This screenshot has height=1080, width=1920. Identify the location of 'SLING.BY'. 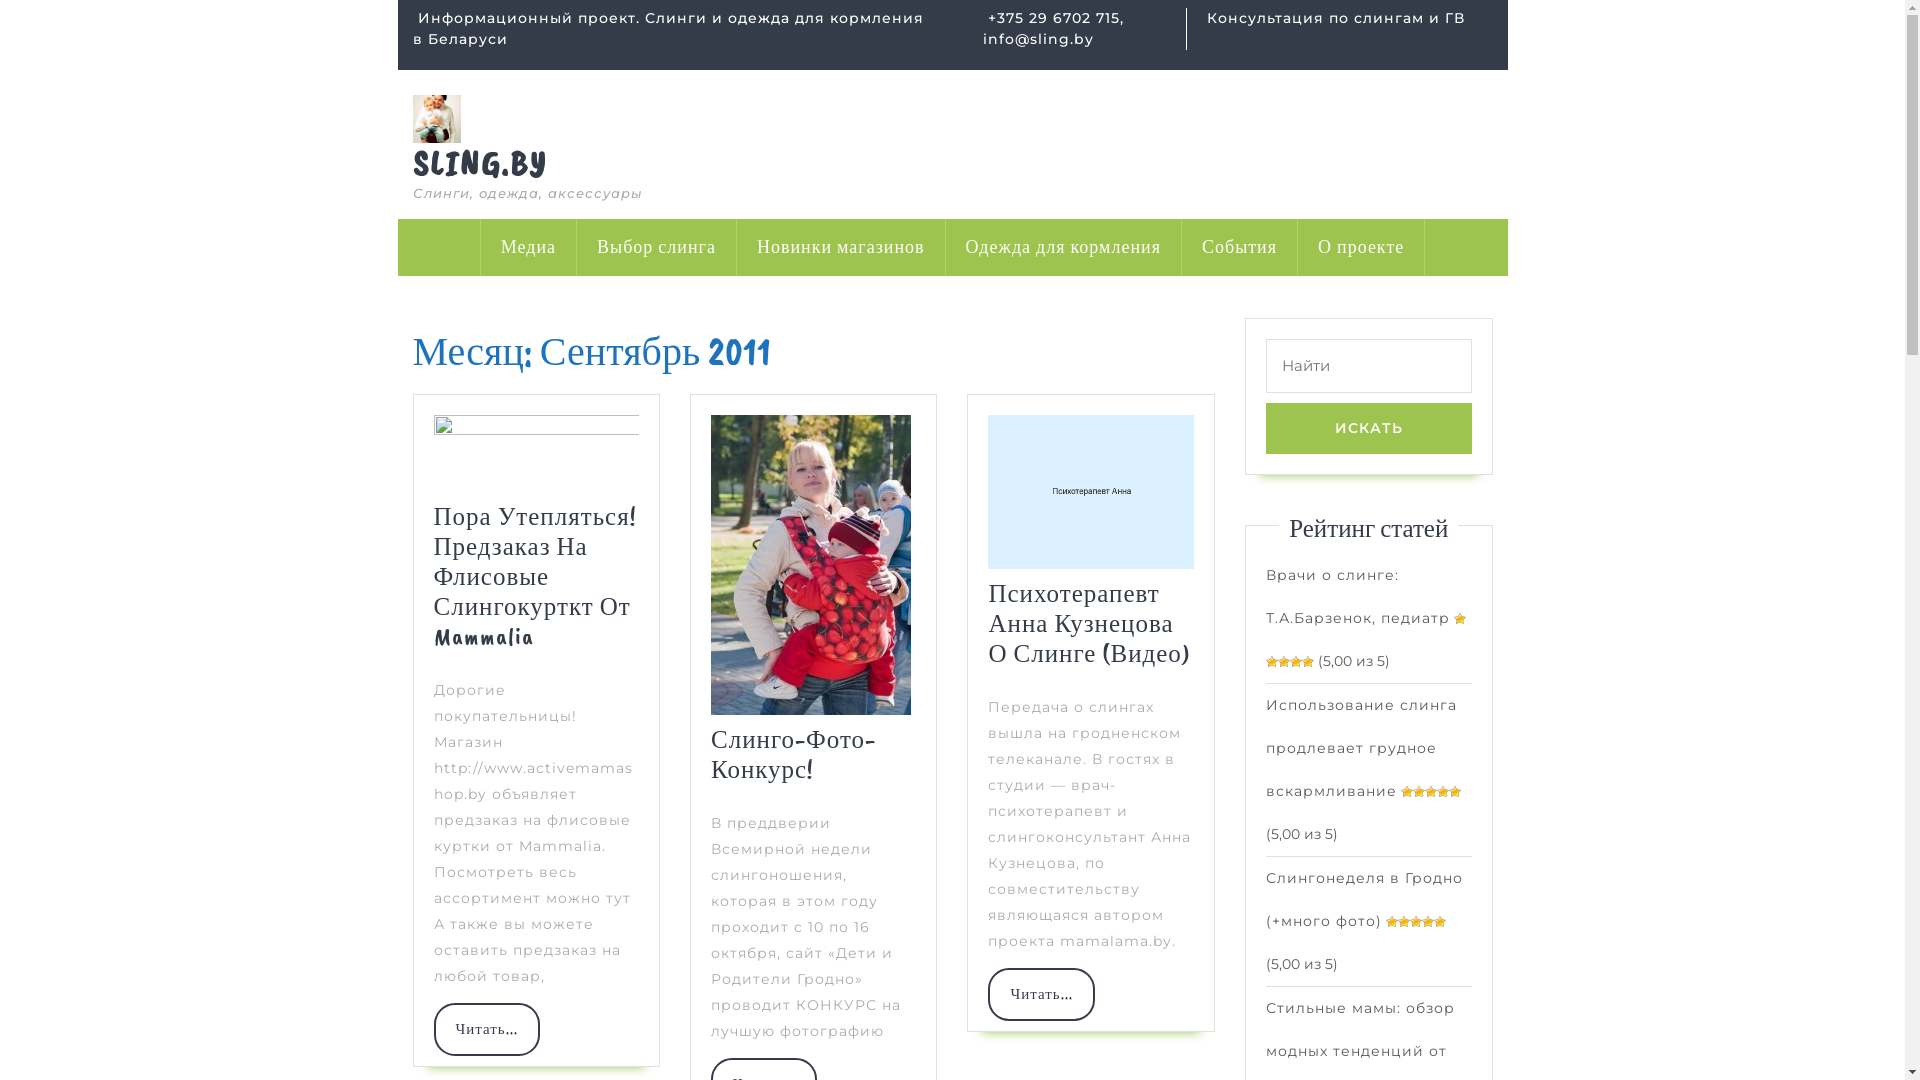
(478, 162).